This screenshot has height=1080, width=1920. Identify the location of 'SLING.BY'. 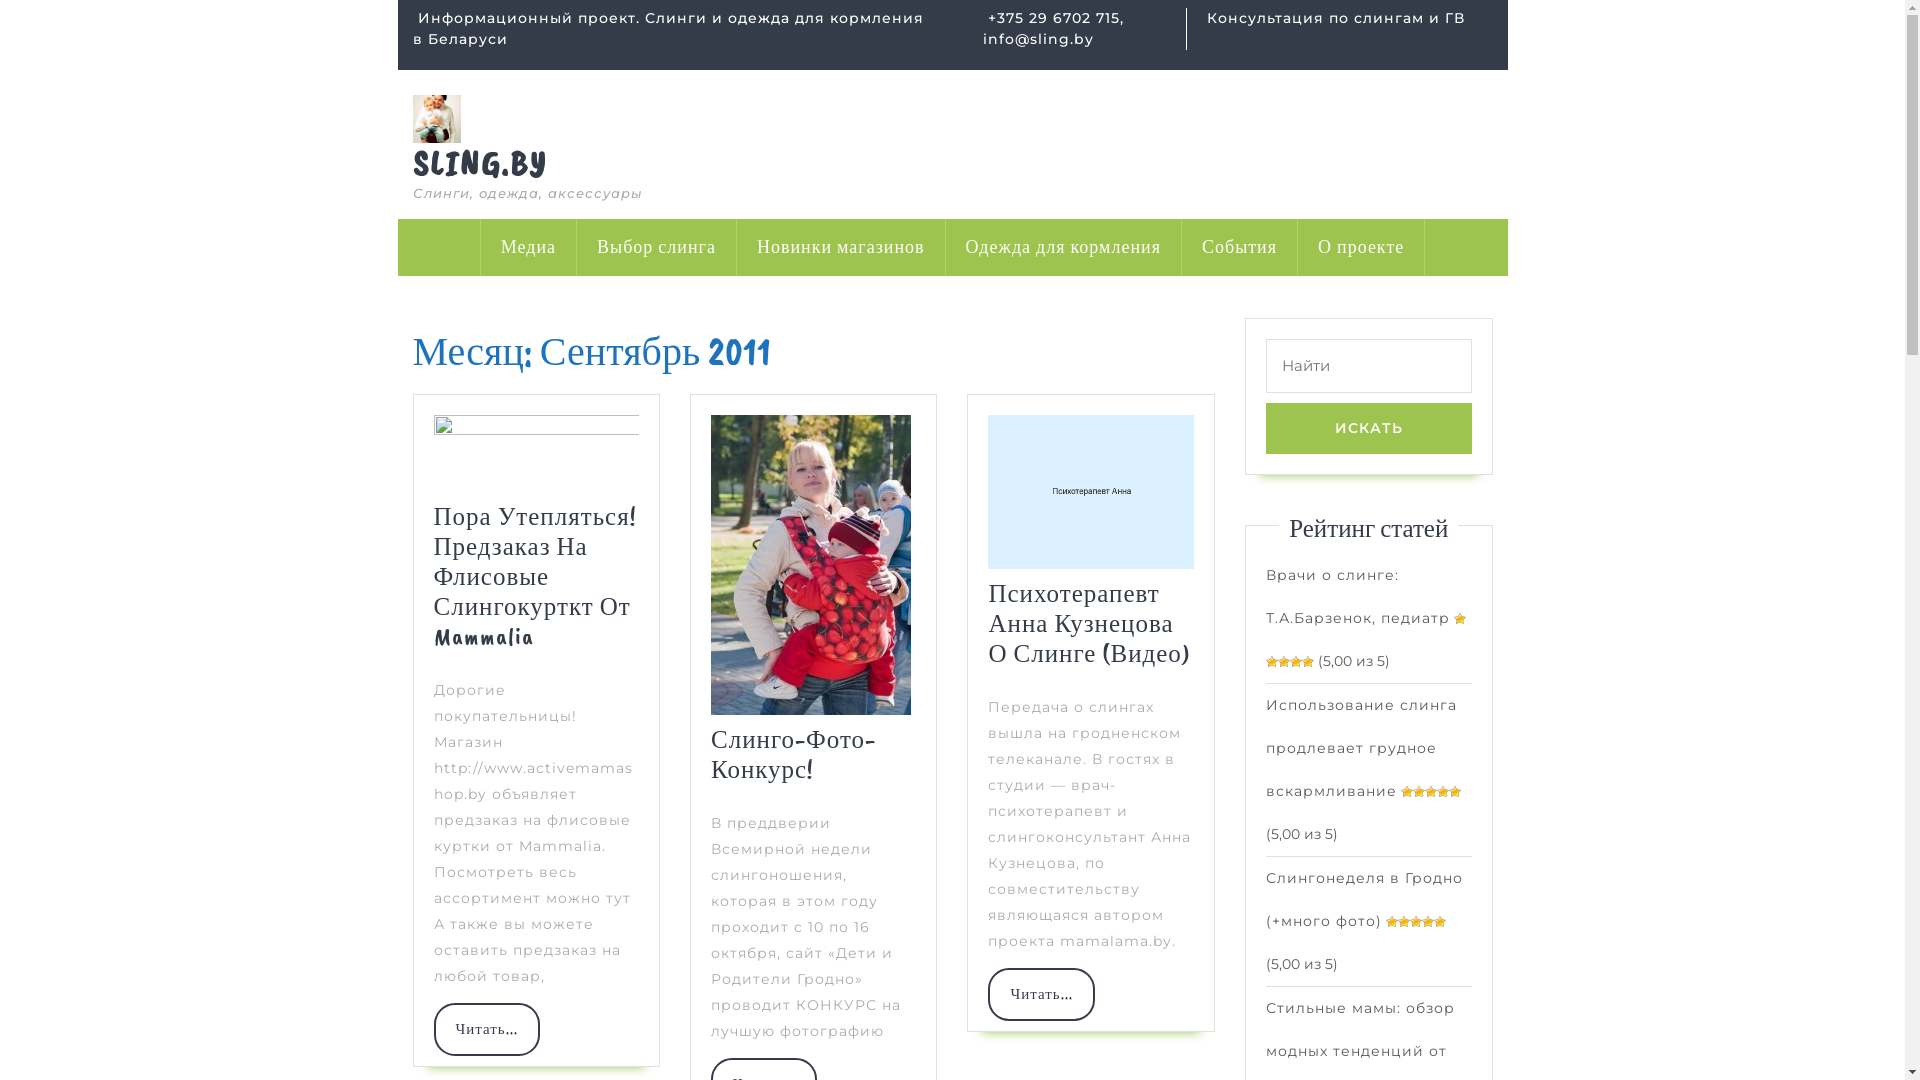
(478, 162).